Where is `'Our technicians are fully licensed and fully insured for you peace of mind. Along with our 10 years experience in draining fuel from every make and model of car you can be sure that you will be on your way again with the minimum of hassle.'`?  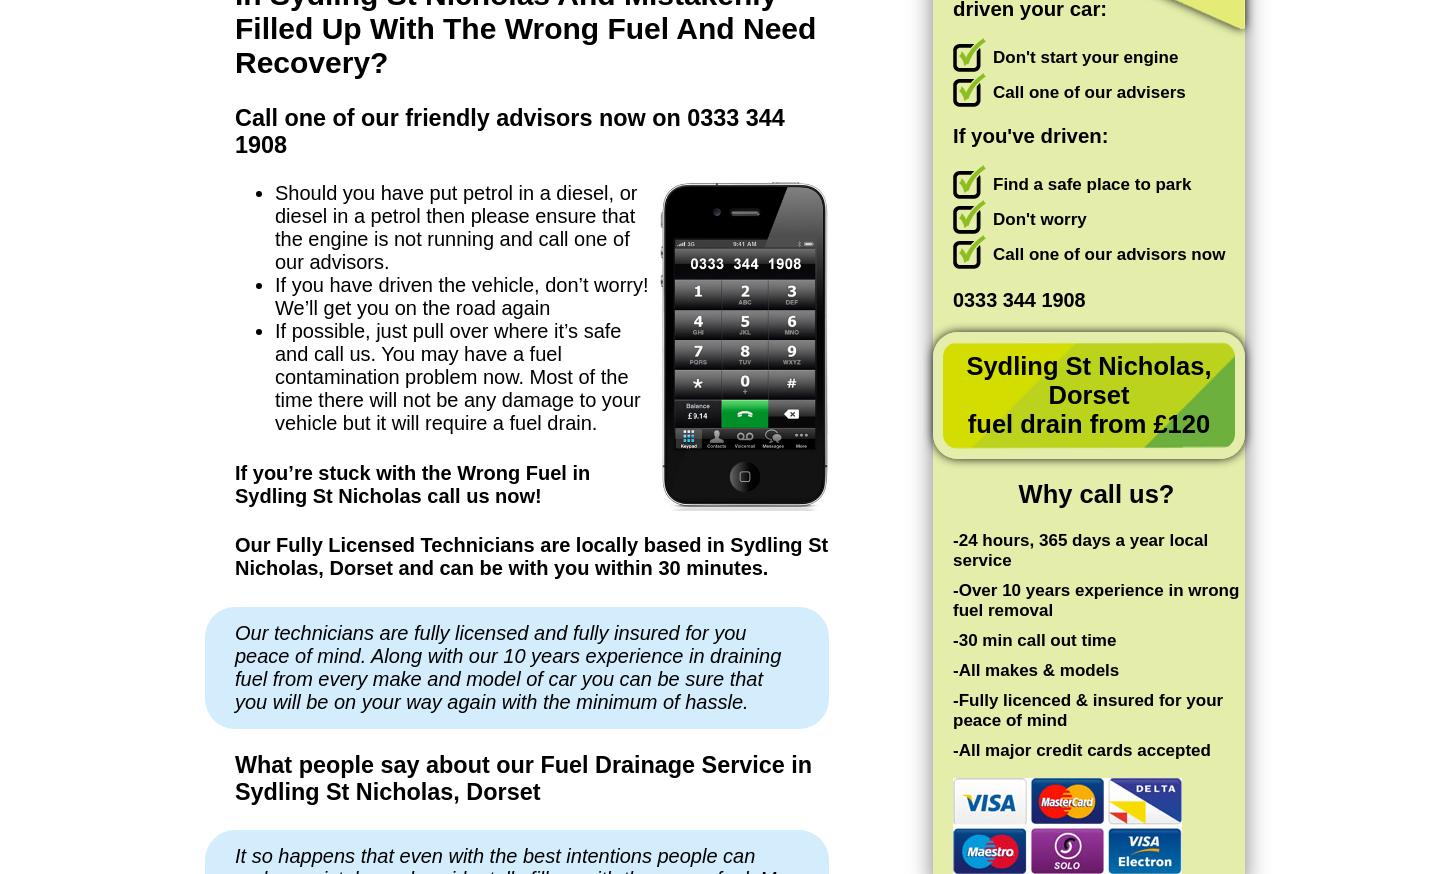 'Our technicians are fully licensed and fully insured for you peace of mind. Along with our 10 years experience in draining fuel from every make and model of car you can be sure that you will be on your way again with the minimum of hassle.' is located at coordinates (507, 666).